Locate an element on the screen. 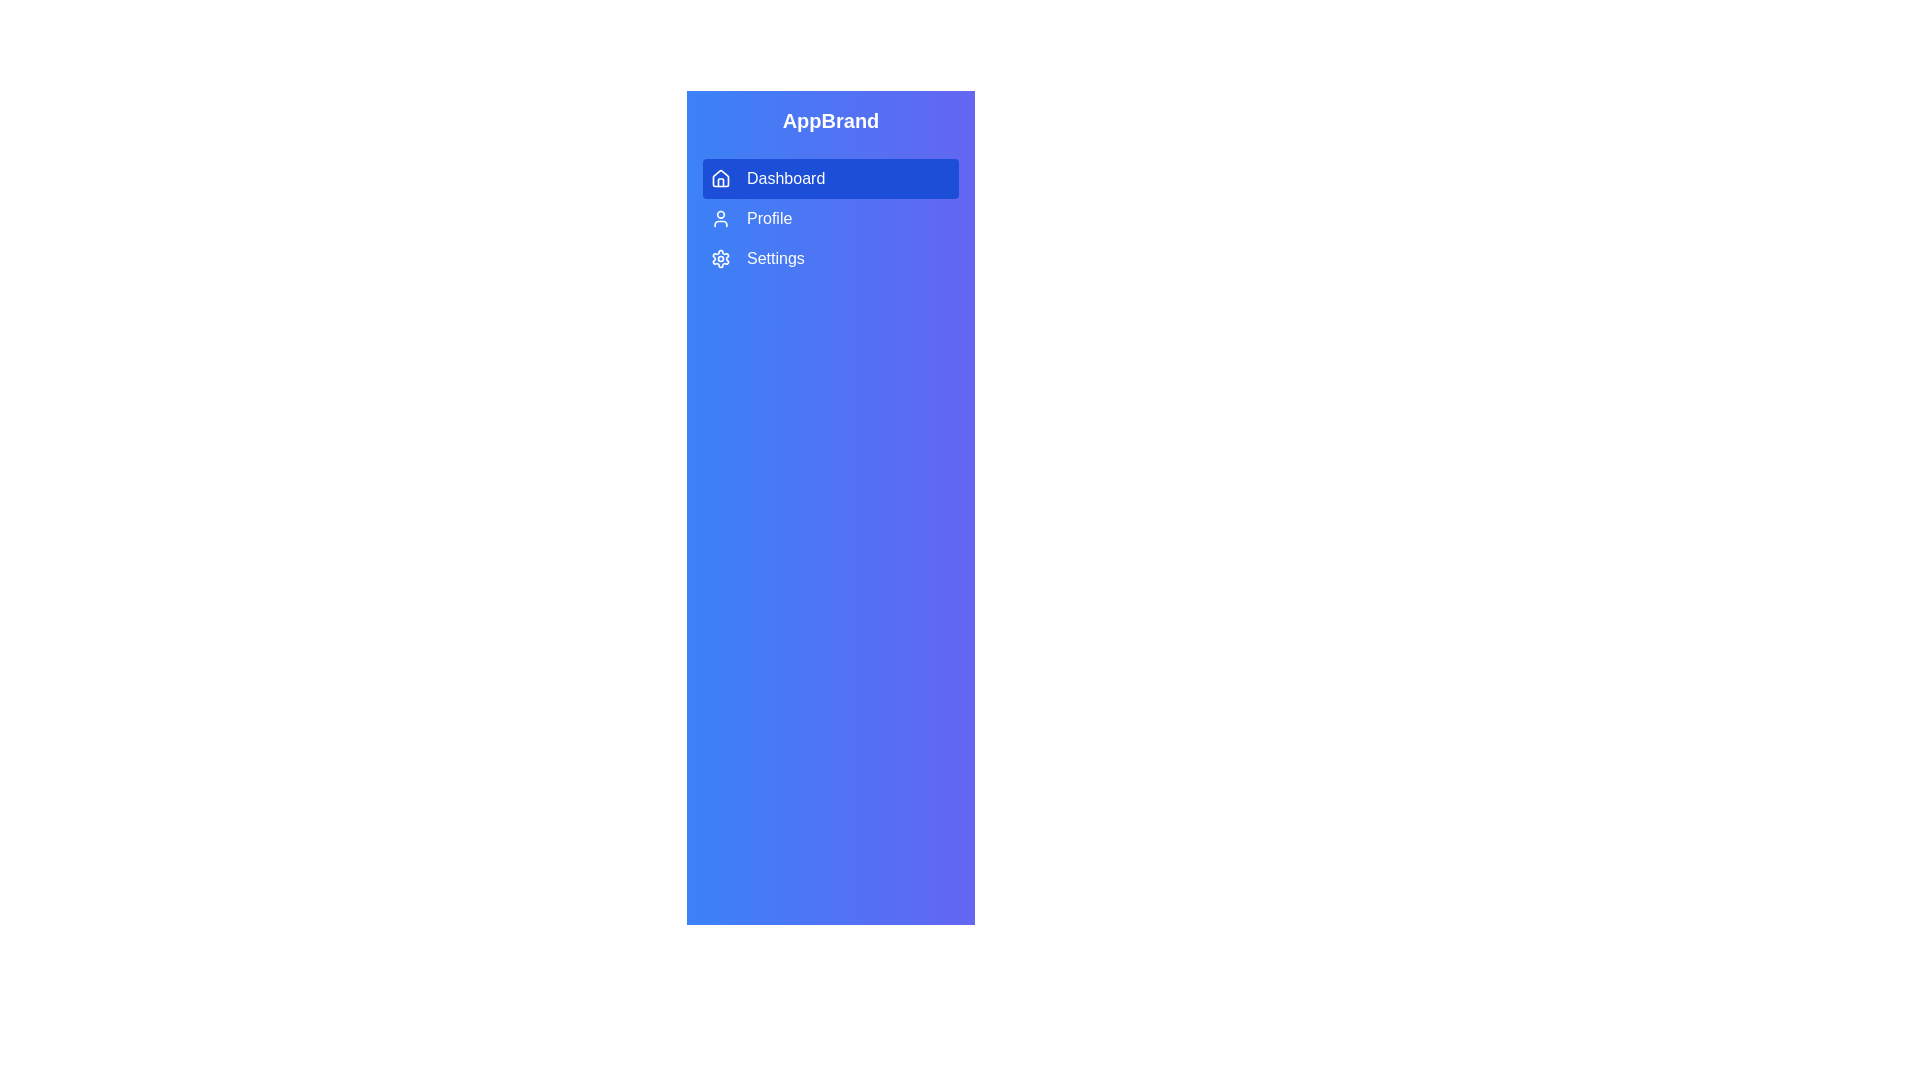 The image size is (1920, 1080). 'Settings' label text located in the sidebar navigation menu, which is identified by its white font and medium weight, accompanied by a gear icon to its left is located at coordinates (774, 257).